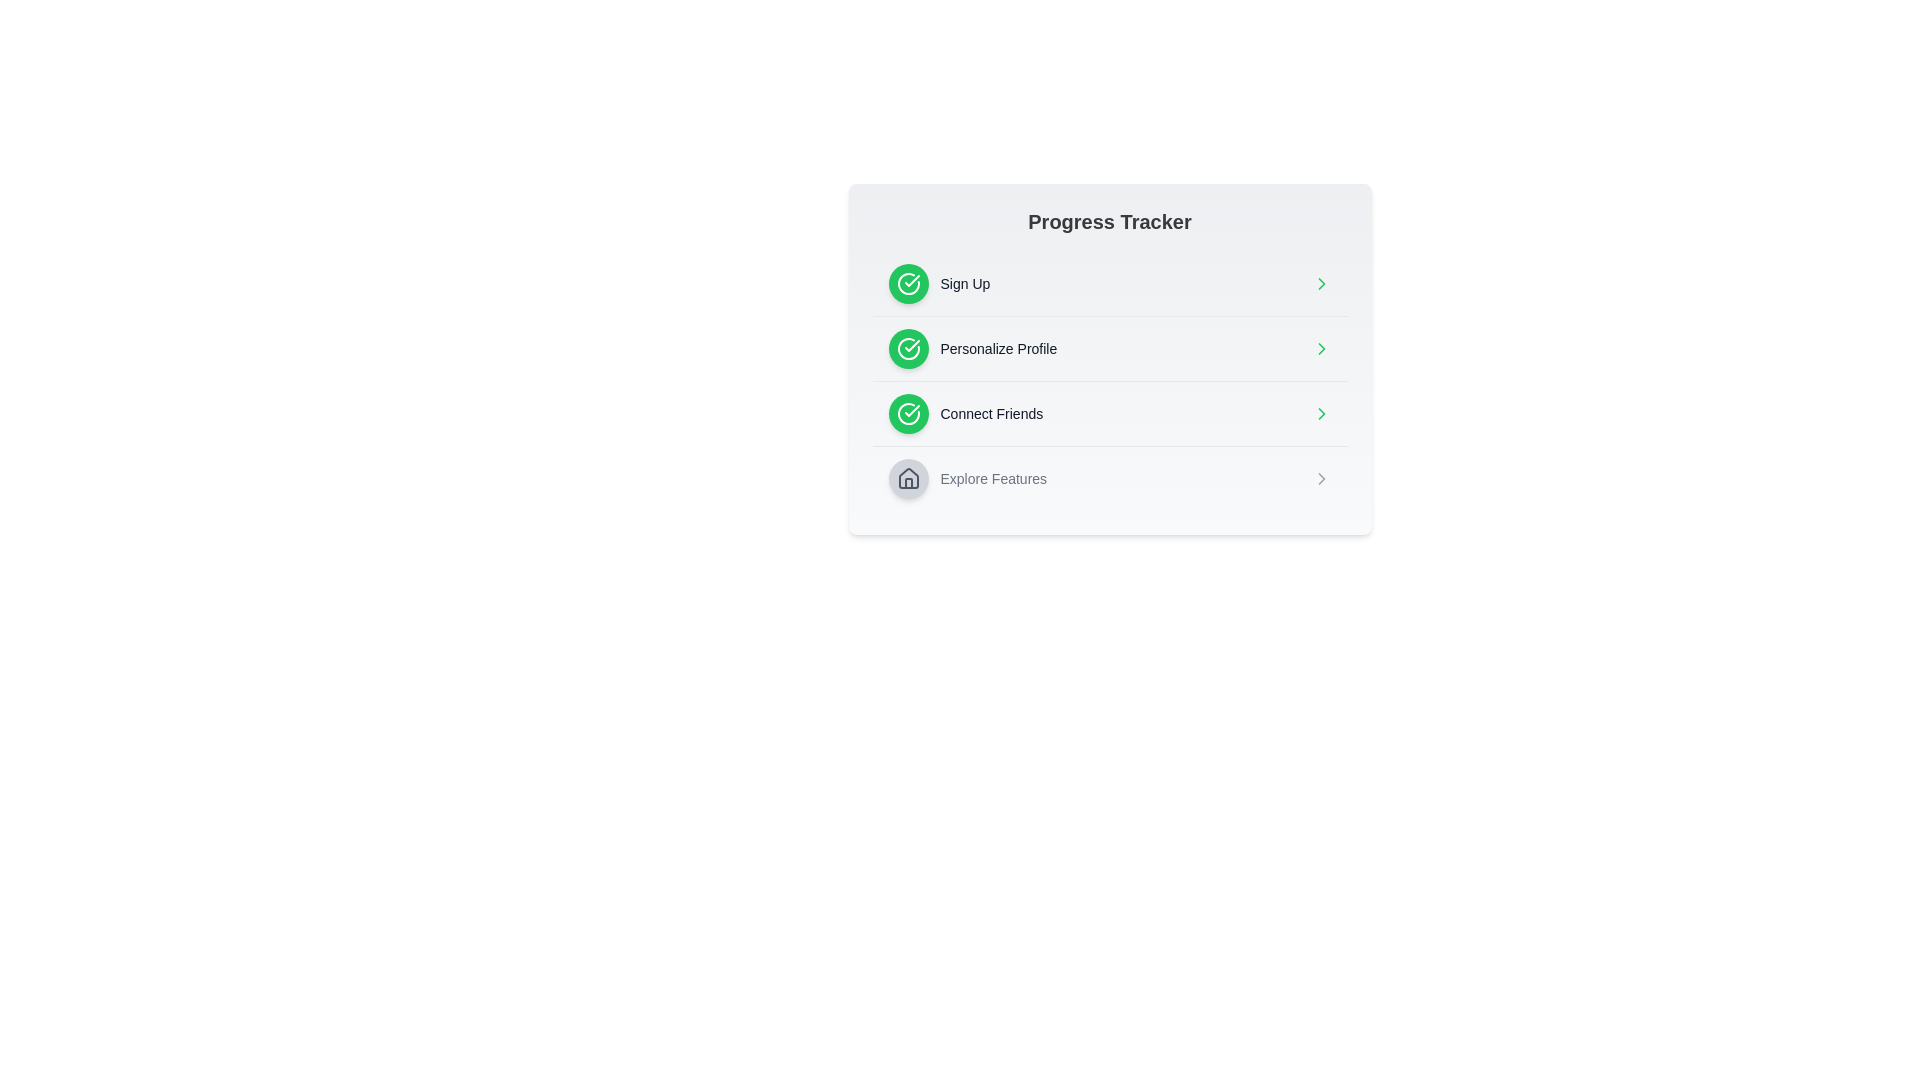 The image size is (1920, 1080). What do you see at coordinates (991, 412) in the screenshot?
I see `the third text label in the 'Progress Tracker' section, which provides information about the next action or phase in the process` at bounding box center [991, 412].